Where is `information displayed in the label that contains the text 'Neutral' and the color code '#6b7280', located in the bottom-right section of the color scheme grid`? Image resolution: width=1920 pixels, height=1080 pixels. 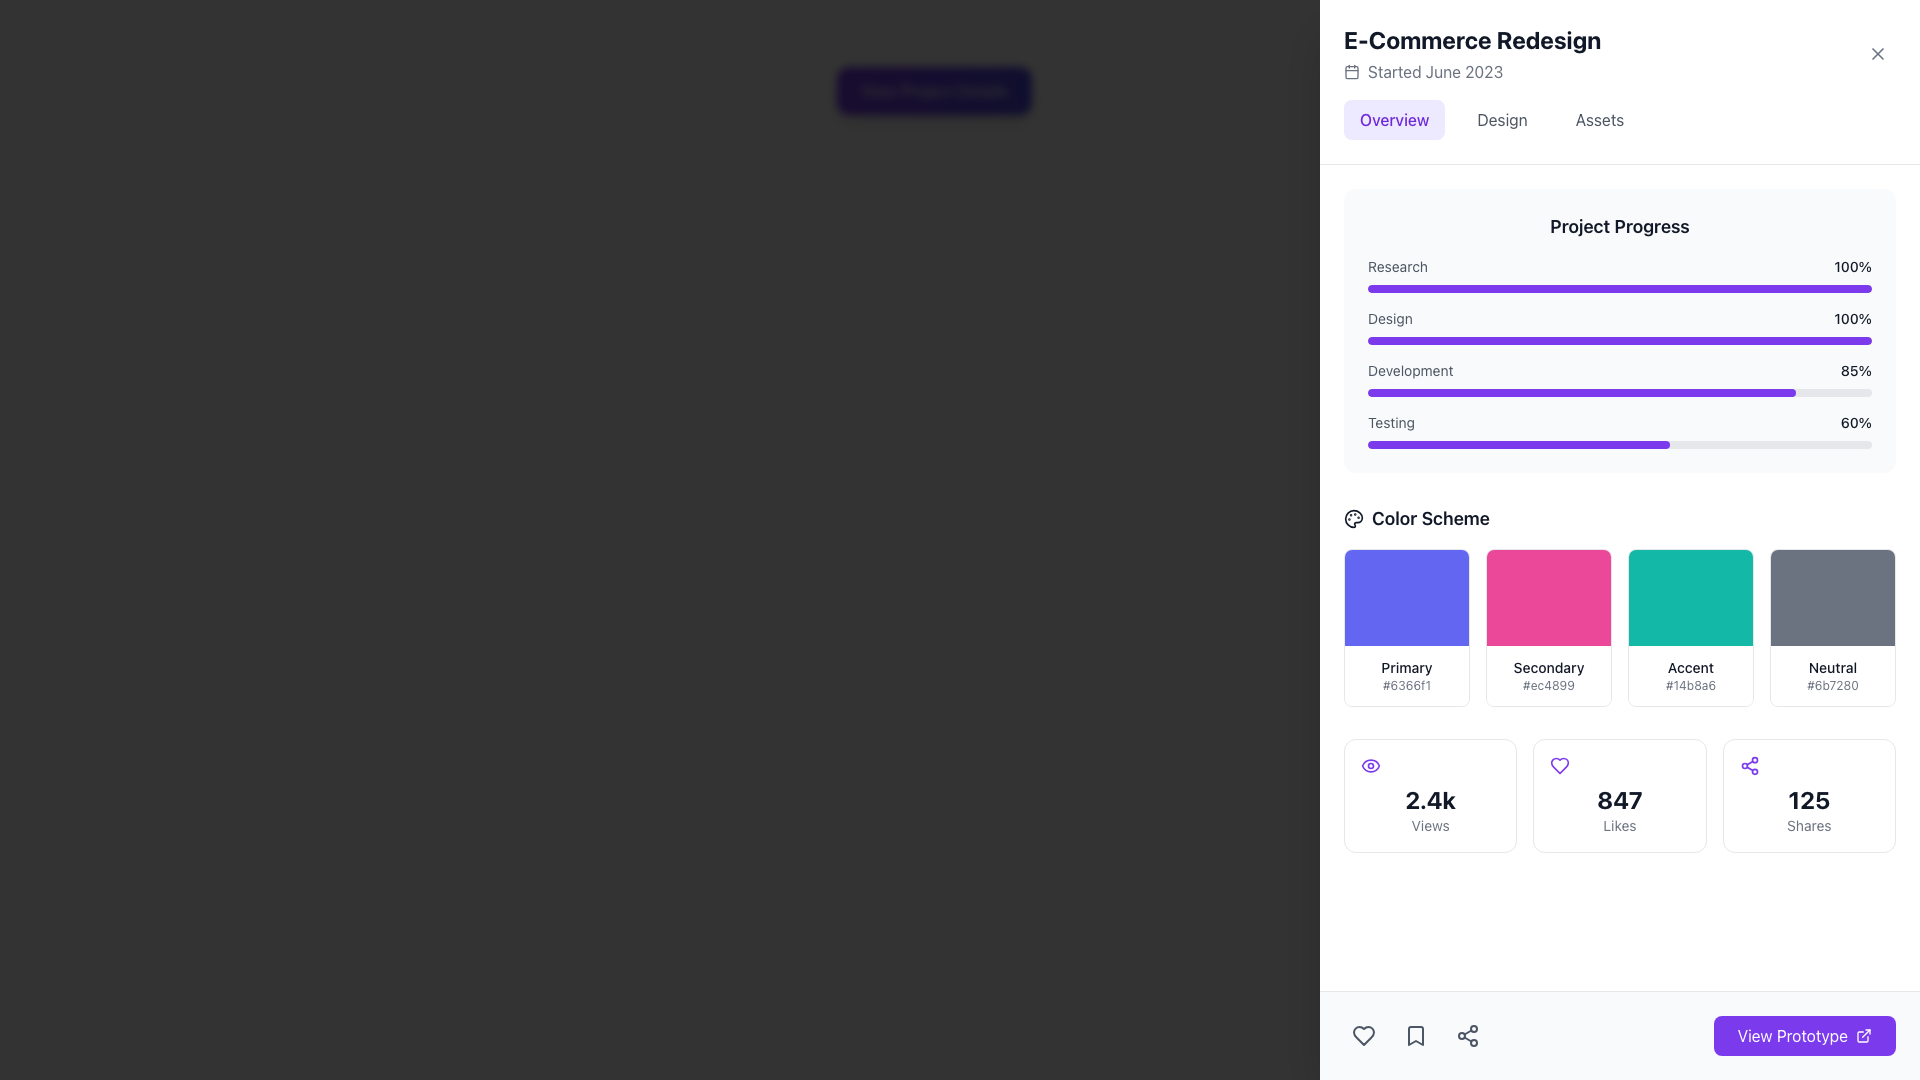
information displayed in the label that contains the text 'Neutral' and the color code '#6b7280', located in the bottom-right section of the color scheme grid is located at coordinates (1833, 675).